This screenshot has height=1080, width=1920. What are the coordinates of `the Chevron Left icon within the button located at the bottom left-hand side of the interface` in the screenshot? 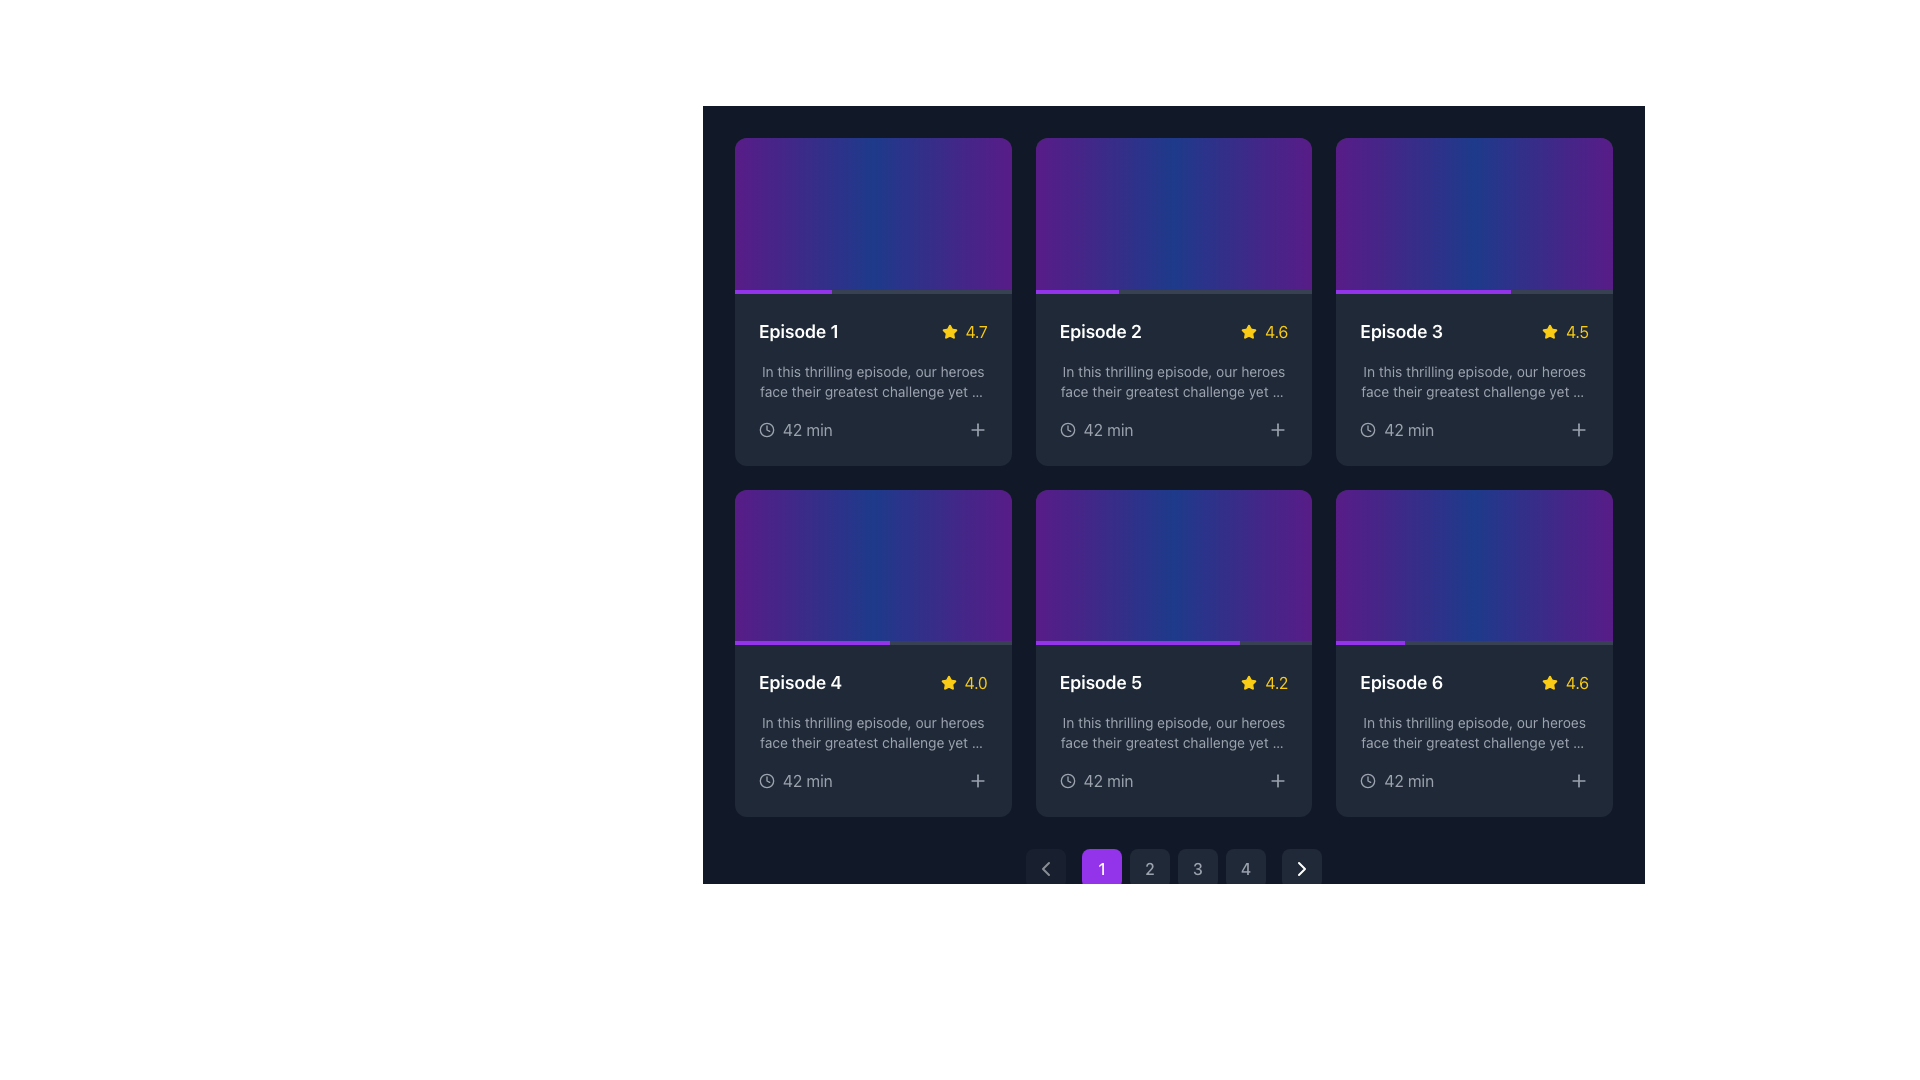 It's located at (1045, 867).